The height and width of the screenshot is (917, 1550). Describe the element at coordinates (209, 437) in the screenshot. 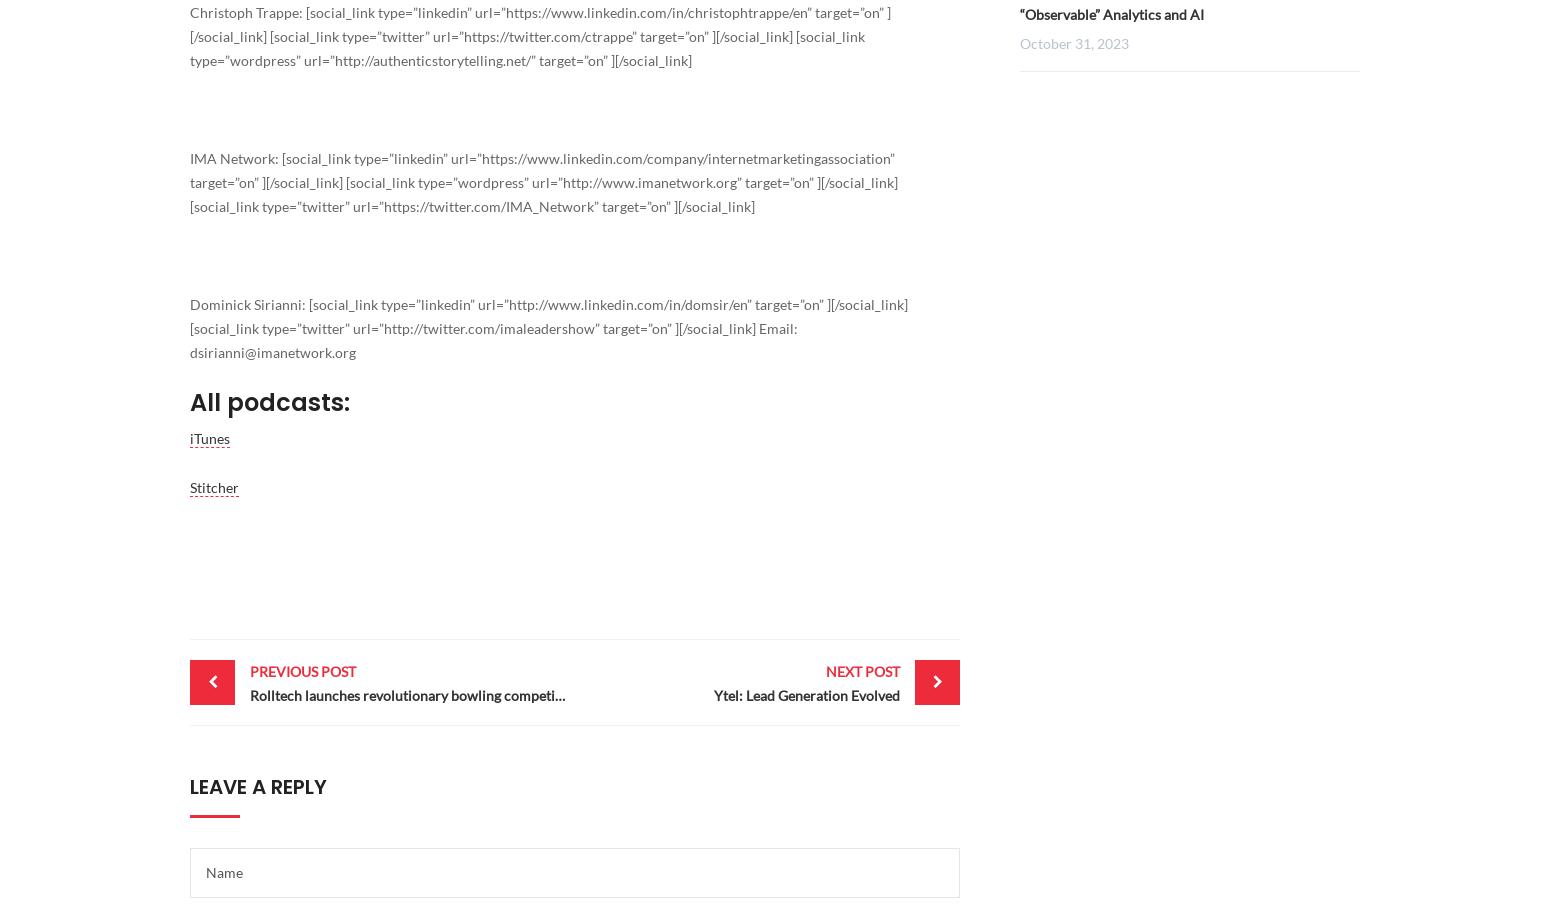

I see `'iTunes'` at that location.